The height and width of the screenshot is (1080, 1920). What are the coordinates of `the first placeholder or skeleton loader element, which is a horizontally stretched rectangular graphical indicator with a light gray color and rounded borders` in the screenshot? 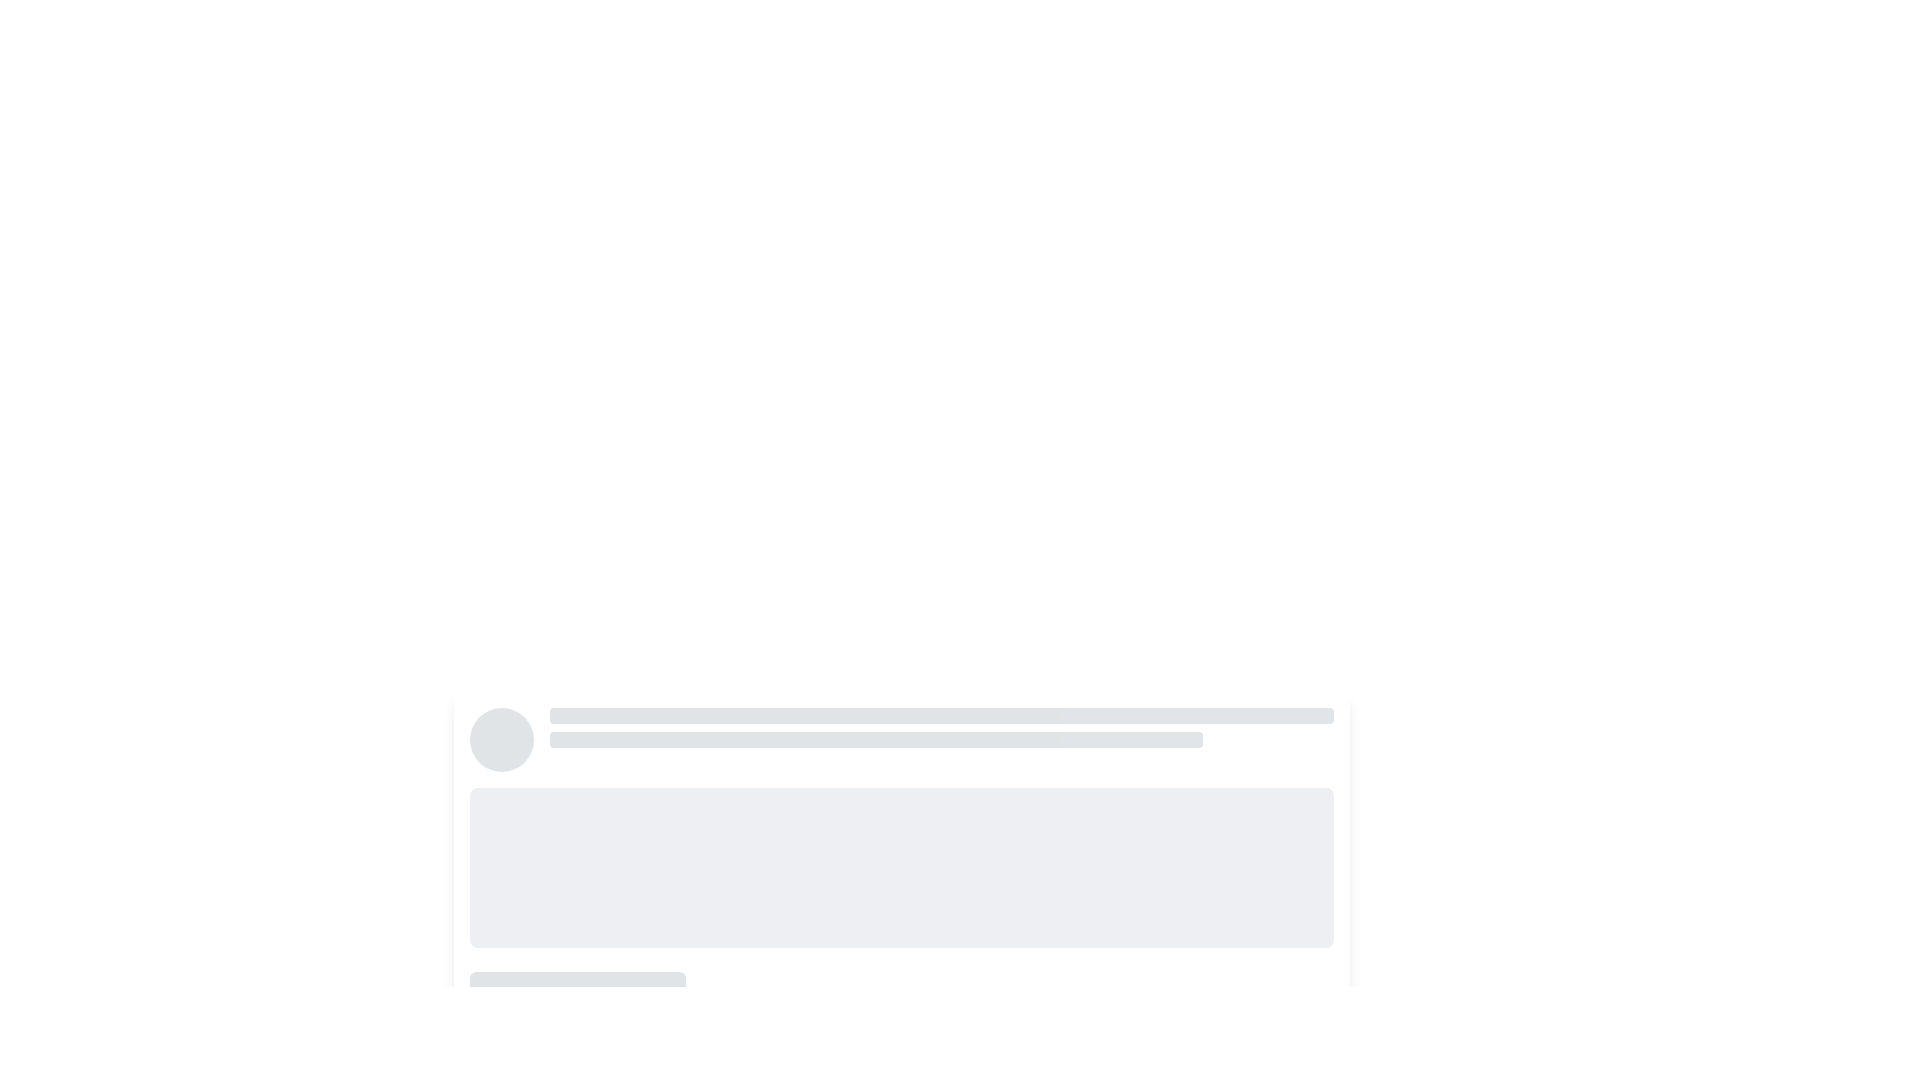 It's located at (940, 715).